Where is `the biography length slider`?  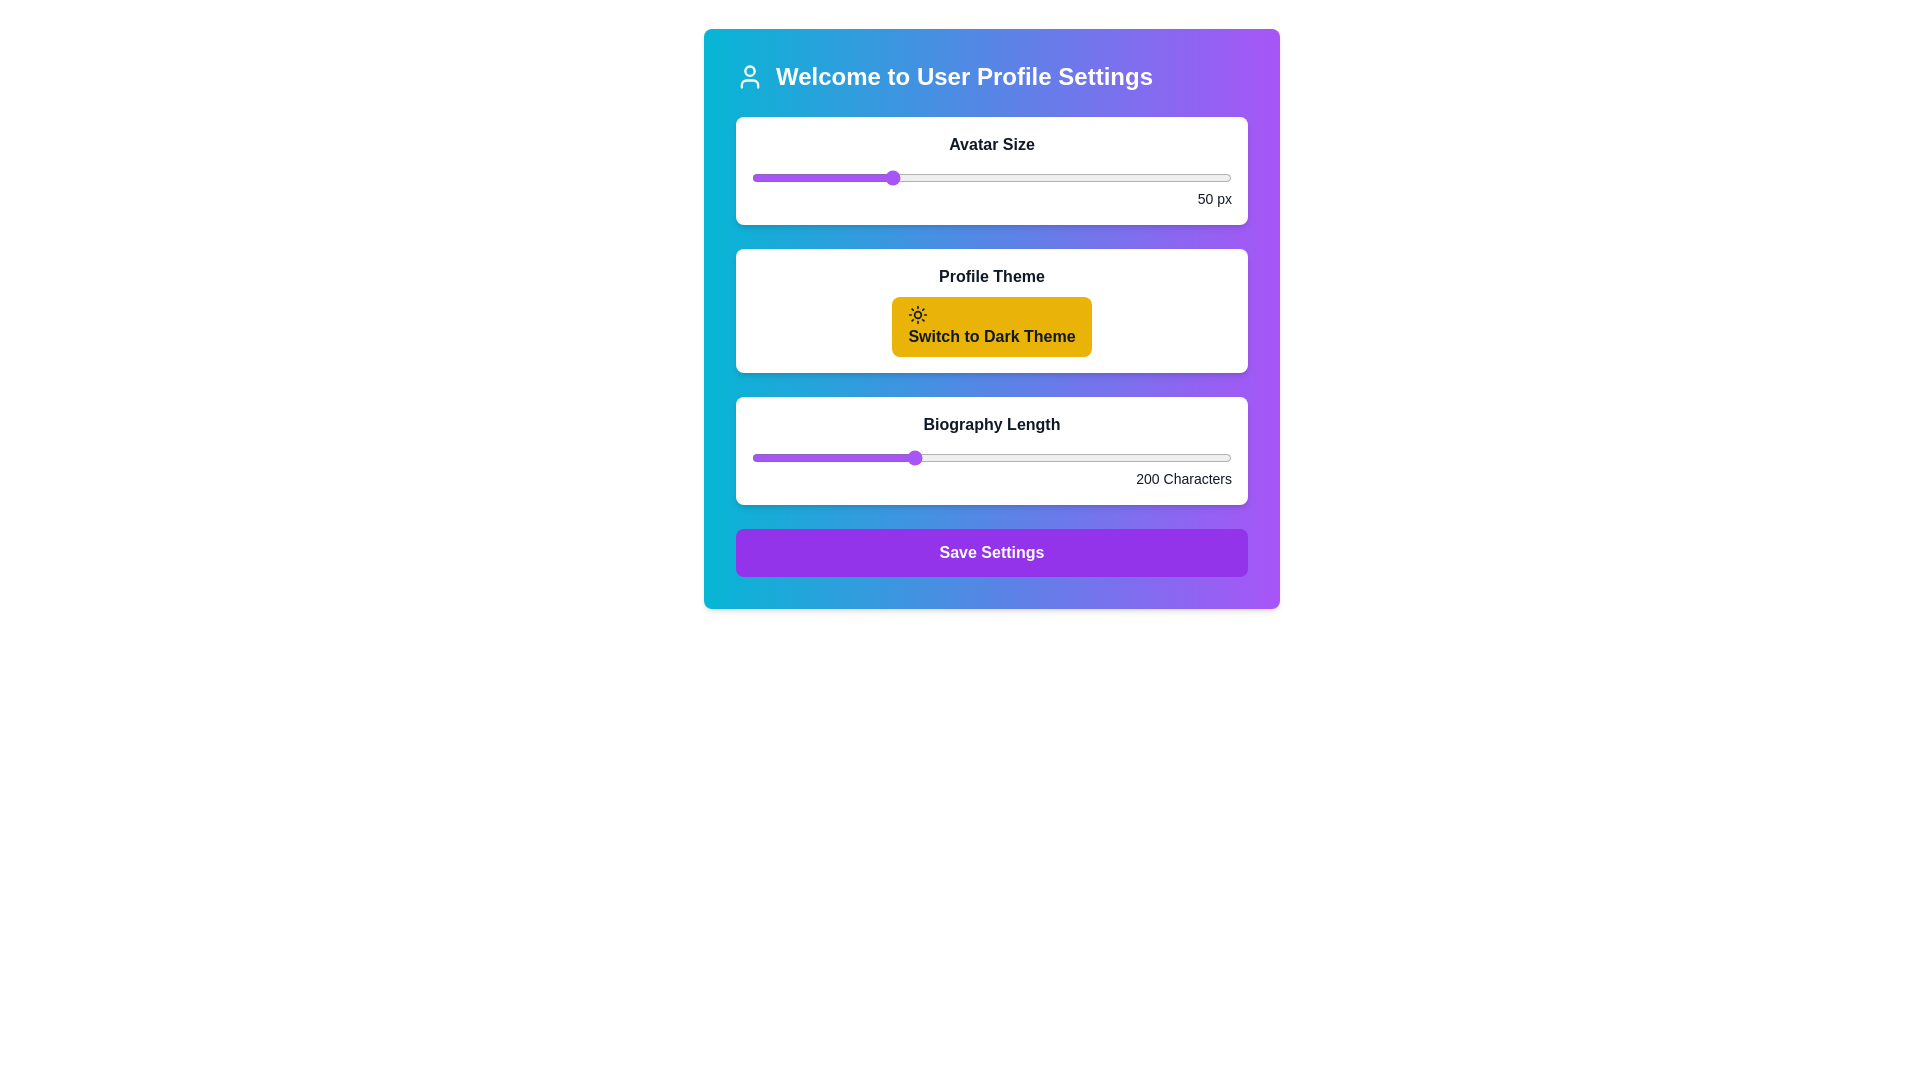 the biography length slider is located at coordinates (809, 458).